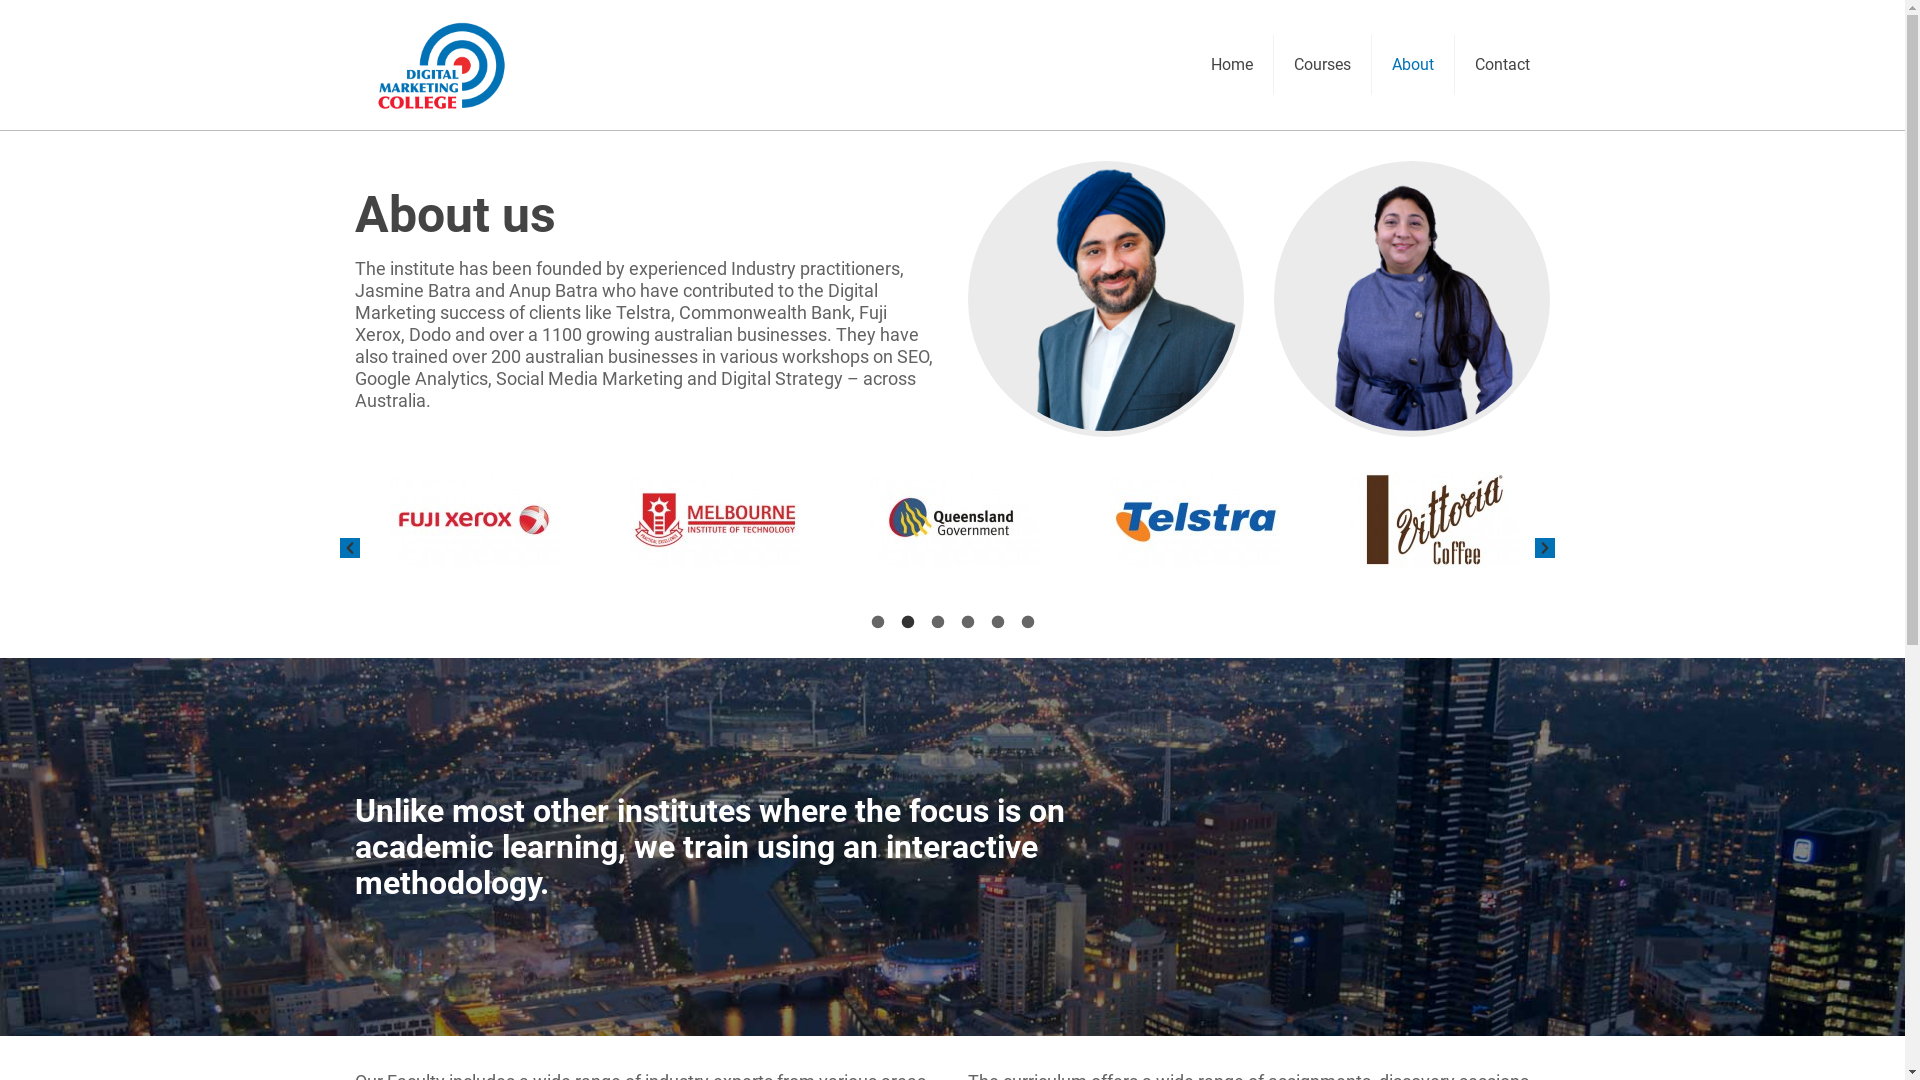  What do you see at coordinates (1323, 64) in the screenshot?
I see `'Courses'` at bounding box center [1323, 64].